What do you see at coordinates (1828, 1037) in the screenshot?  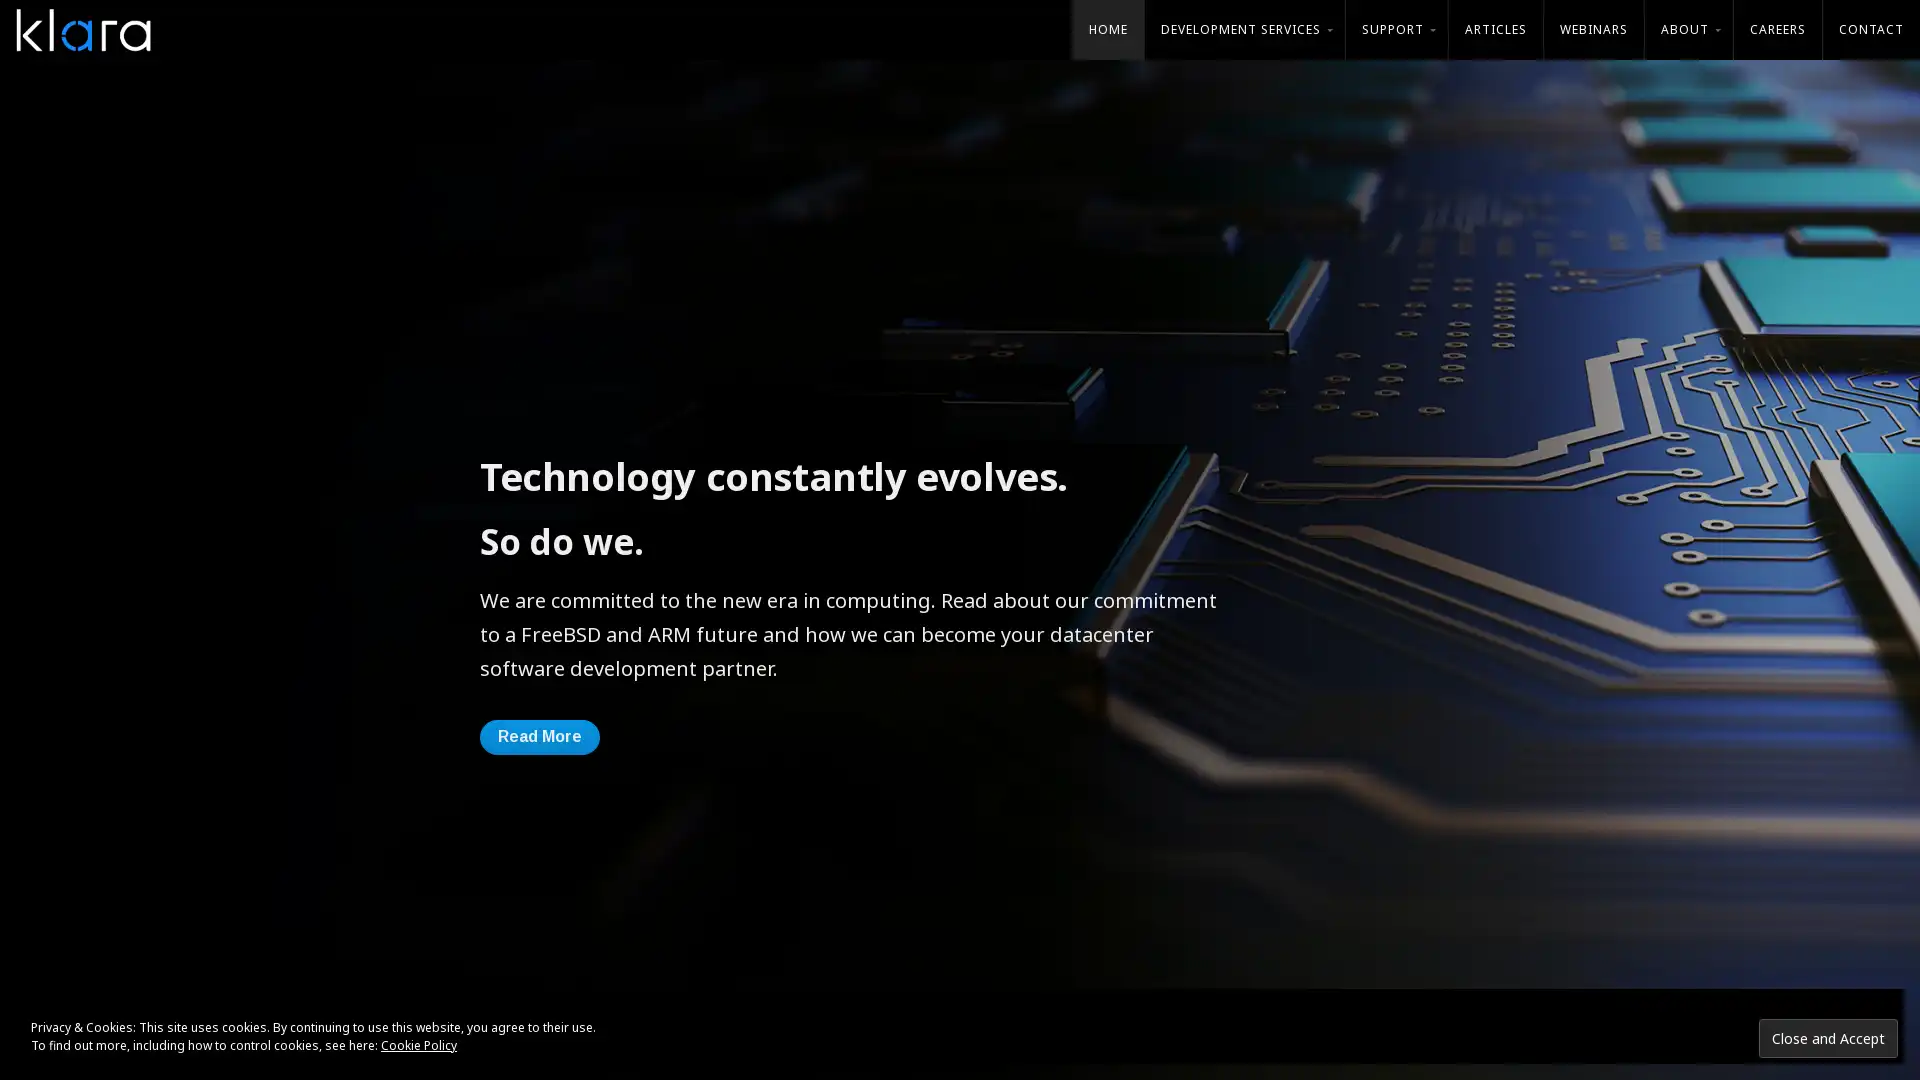 I see `Close and Accept` at bounding box center [1828, 1037].